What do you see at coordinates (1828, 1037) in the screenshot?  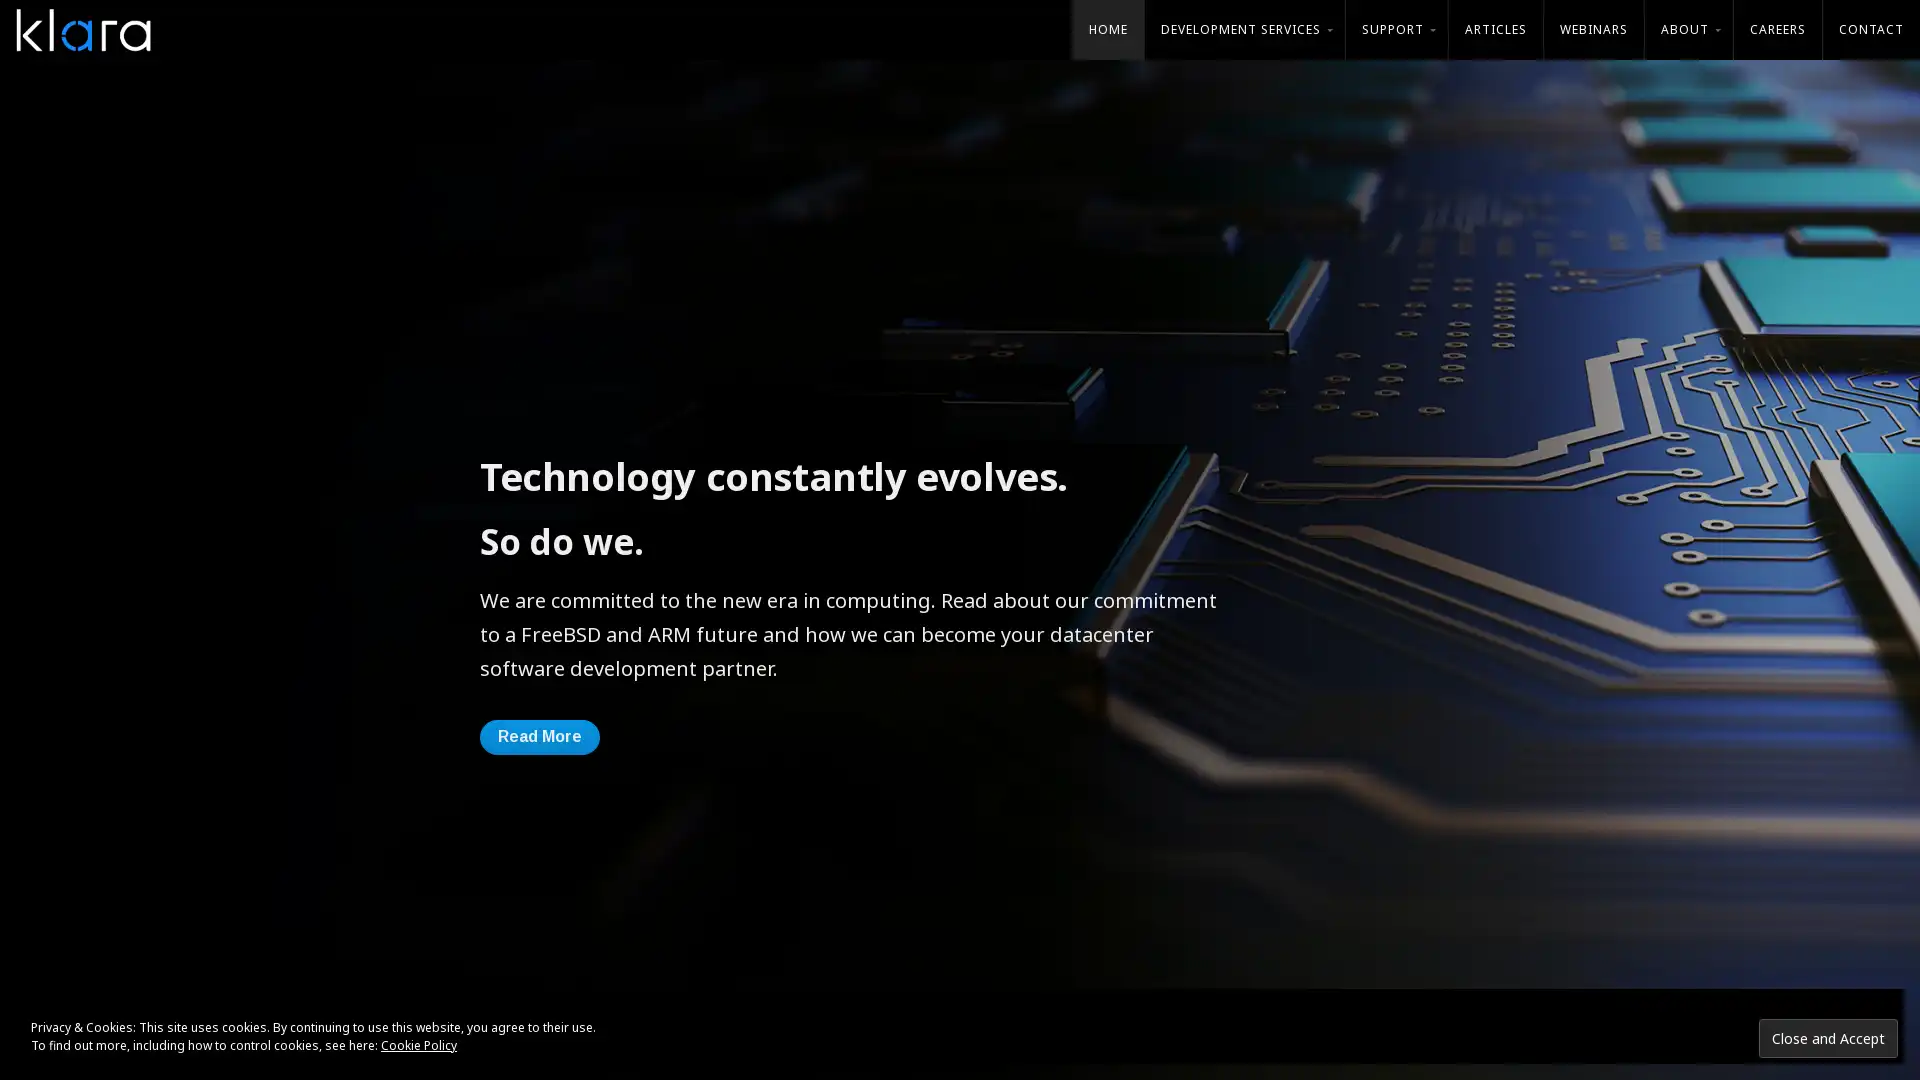 I see `Close and Accept` at bounding box center [1828, 1037].